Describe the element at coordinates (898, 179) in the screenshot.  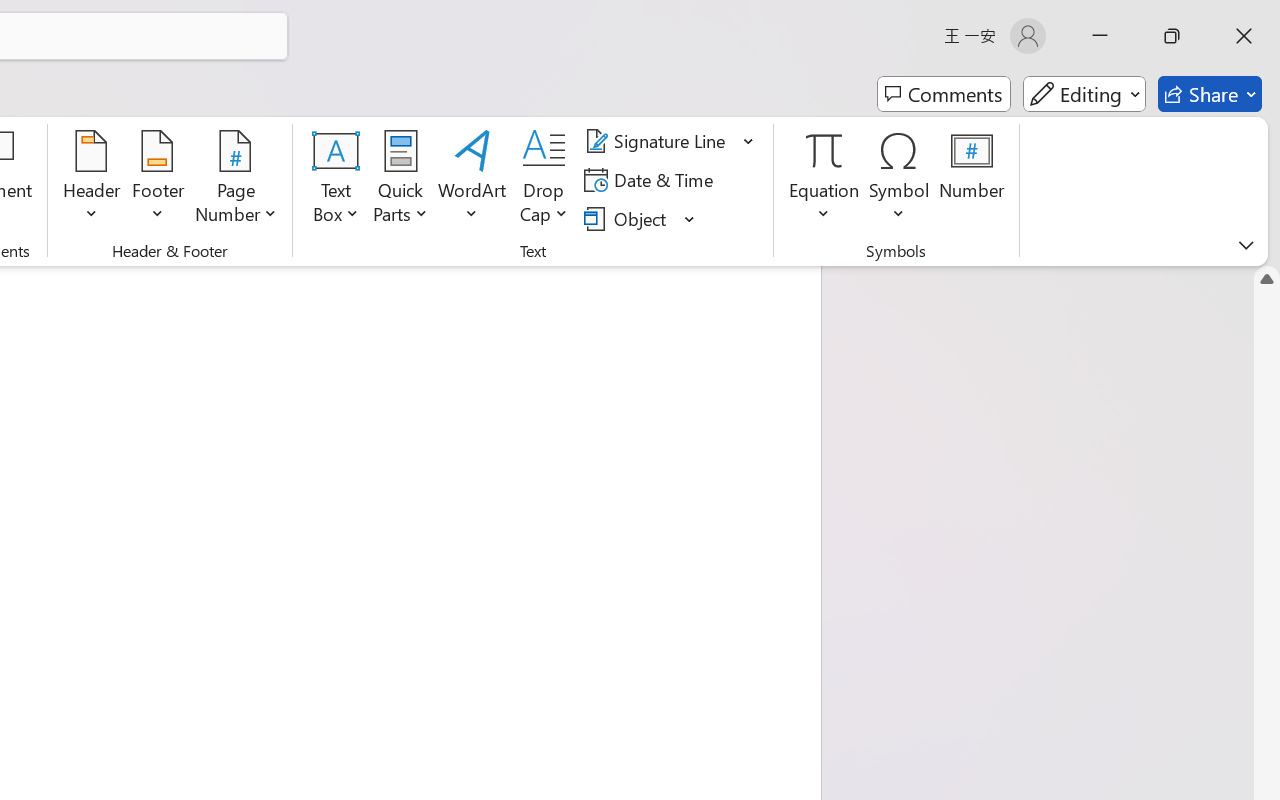
I see `'Symbol'` at that location.